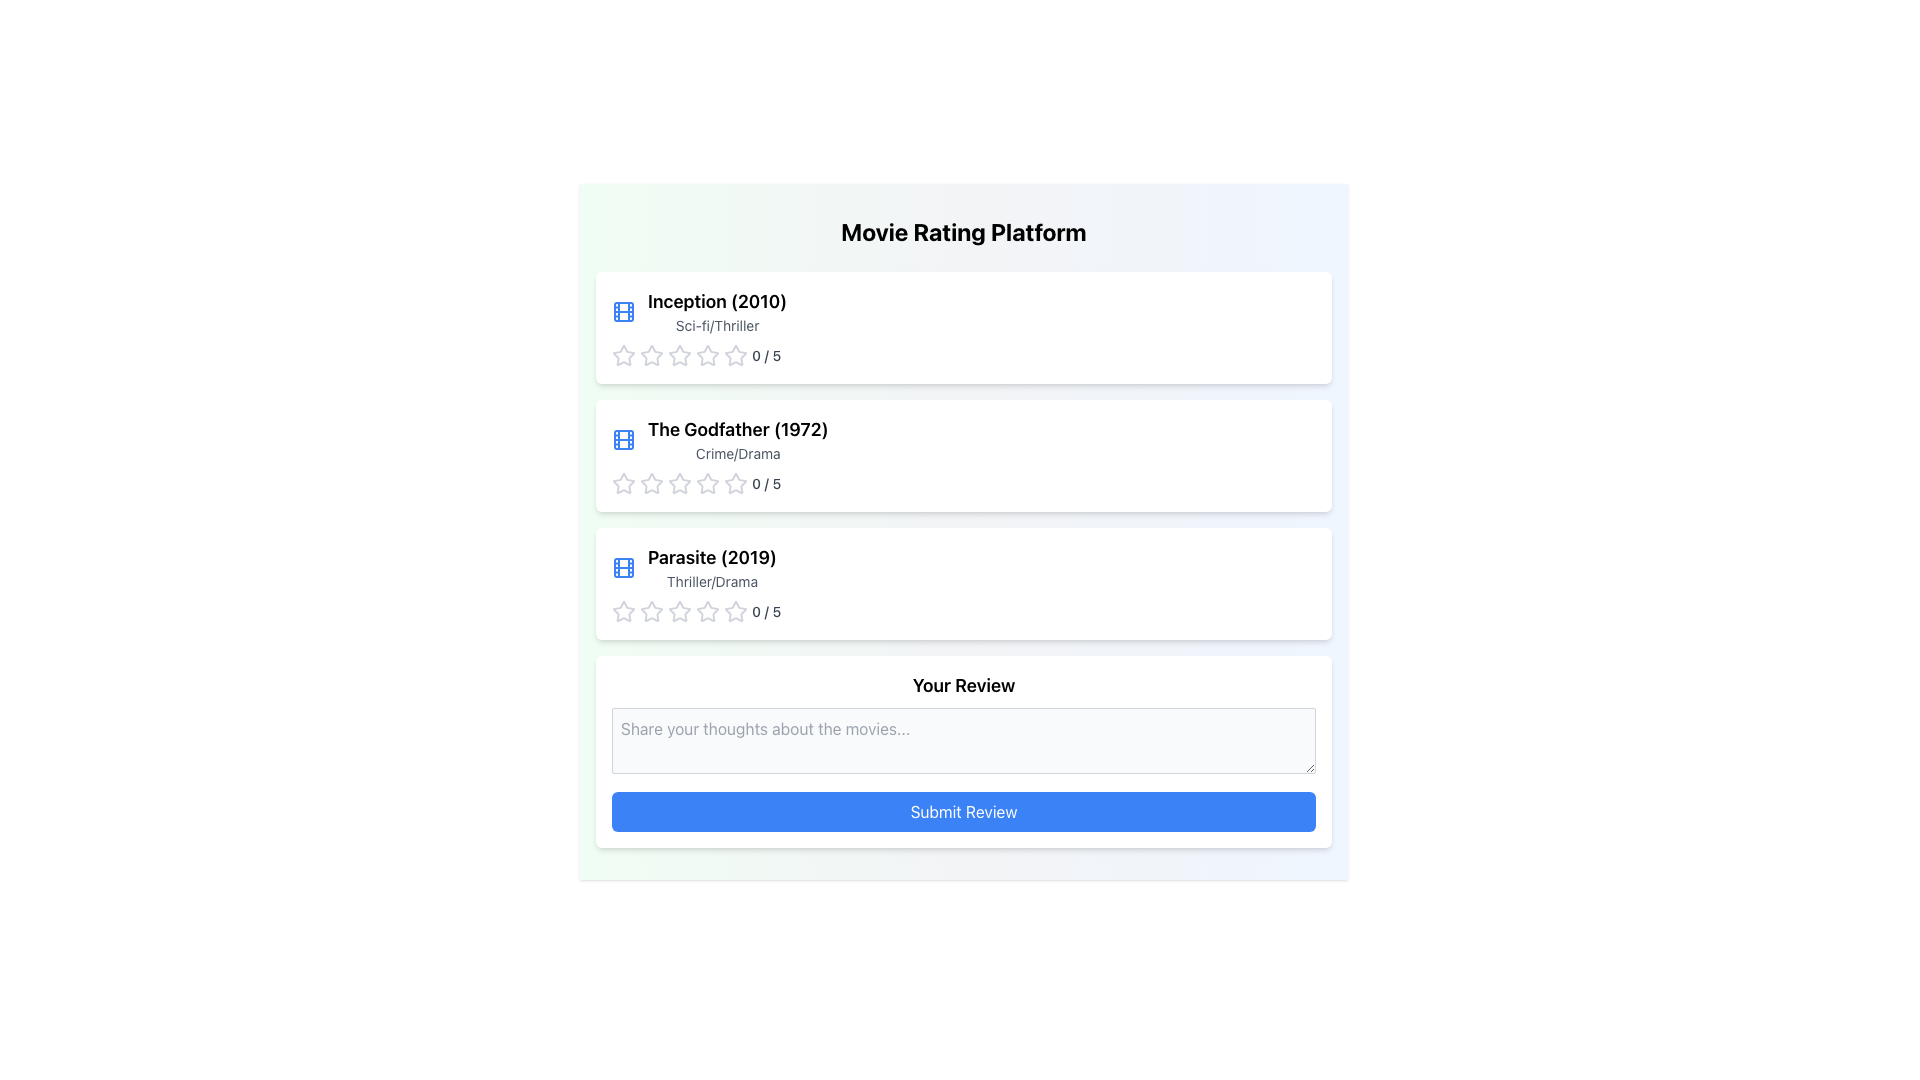  What do you see at coordinates (680, 483) in the screenshot?
I see `the fourth star icon in the rating bar below 'The Godfather (1972)' movie title` at bounding box center [680, 483].